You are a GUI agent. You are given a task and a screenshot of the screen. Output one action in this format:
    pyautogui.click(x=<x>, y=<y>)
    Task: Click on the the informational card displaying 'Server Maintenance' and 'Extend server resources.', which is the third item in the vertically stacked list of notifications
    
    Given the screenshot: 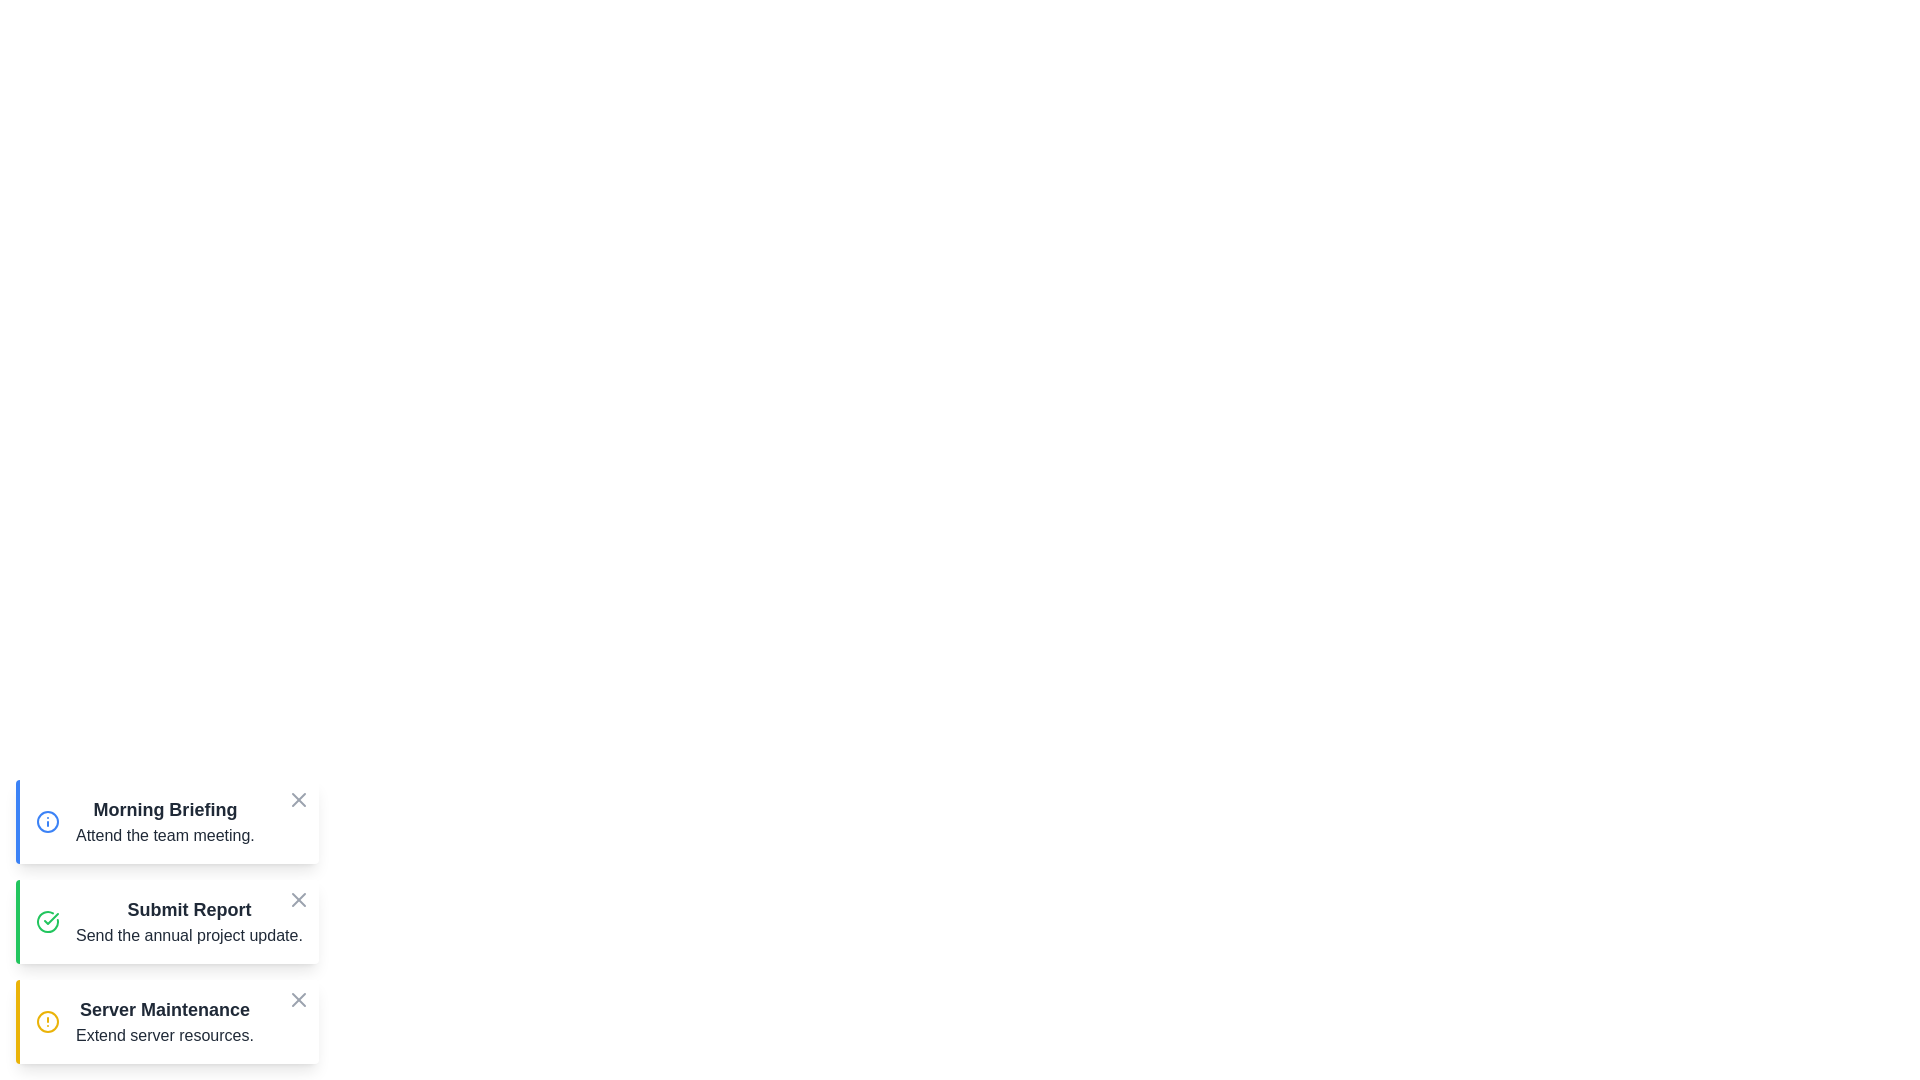 What is the action you would take?
    pyautogui.click(x=169, y=1022)
    